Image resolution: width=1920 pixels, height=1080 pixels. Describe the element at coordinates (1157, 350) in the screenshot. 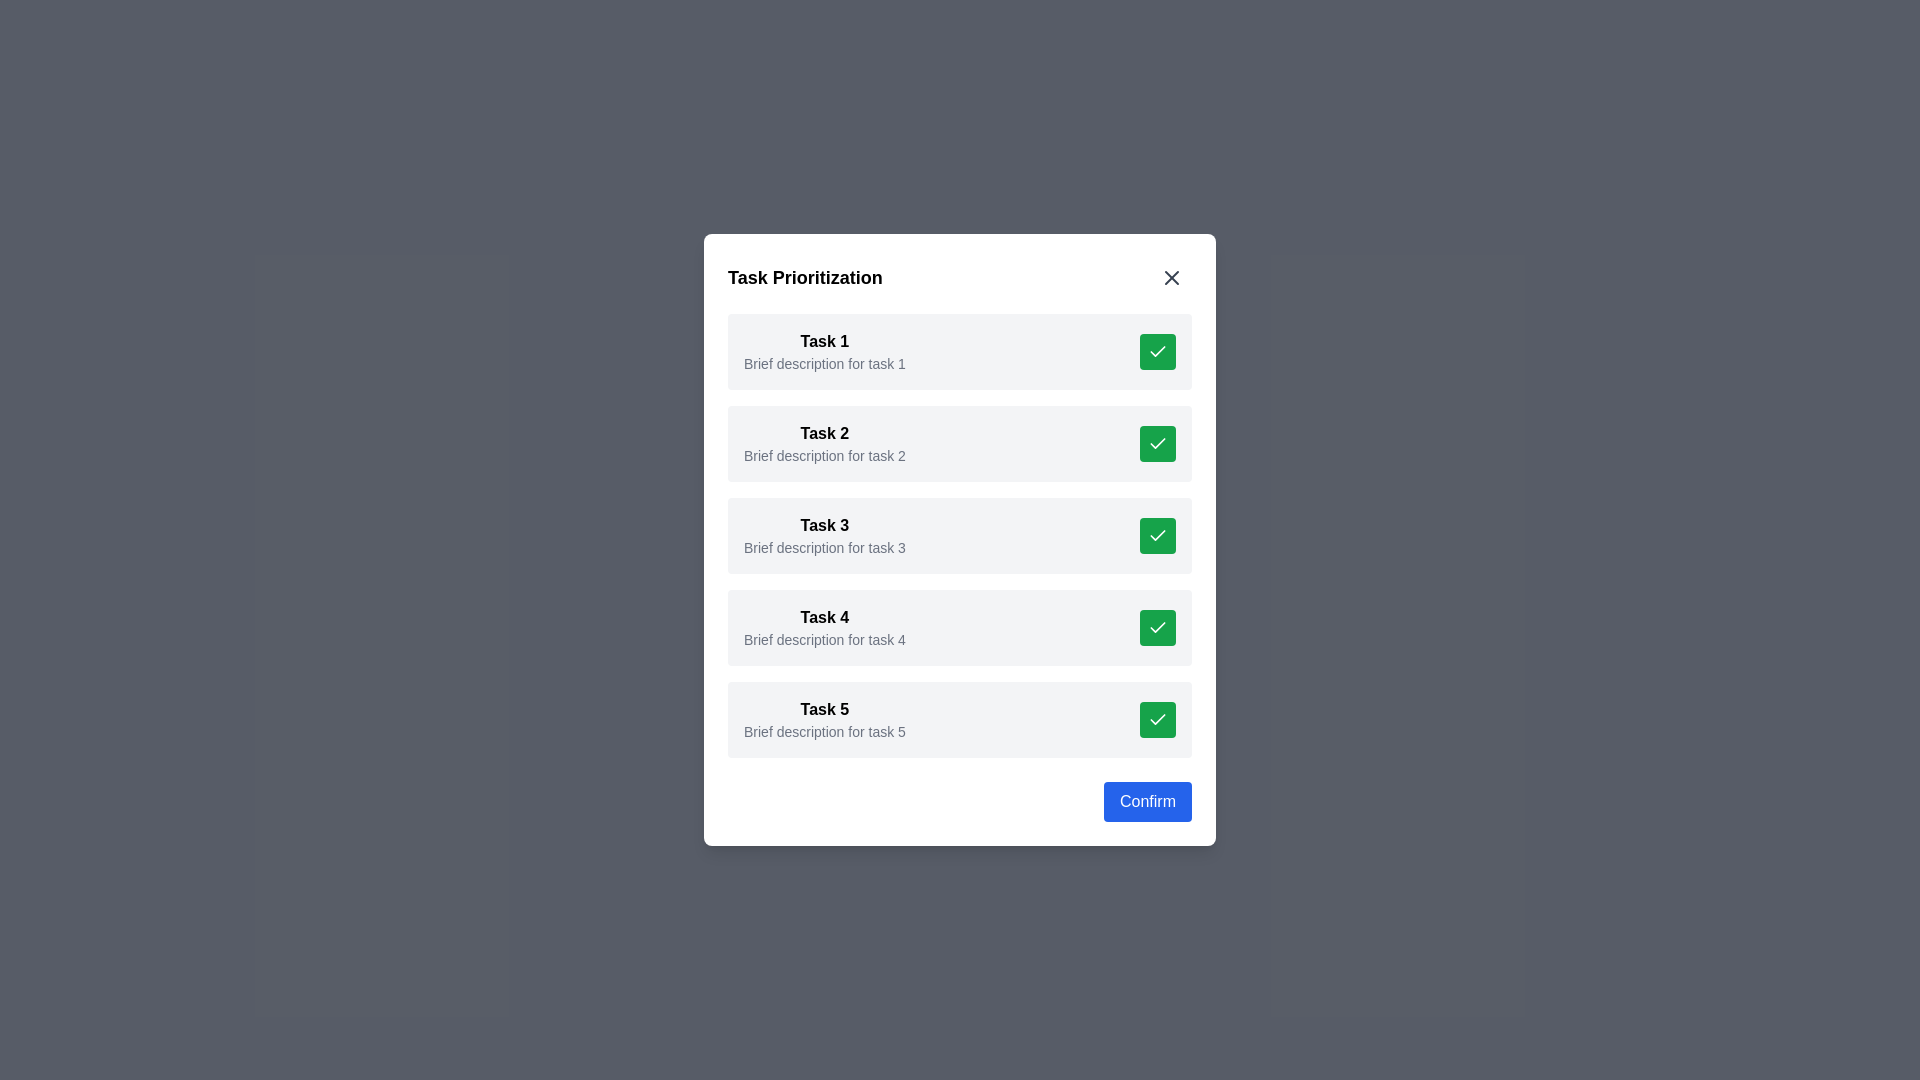

I see `checkmark icon indicating that 'Task 1' is marked as completed, located to the far right of the row labeled 'Task 1'` at that location.